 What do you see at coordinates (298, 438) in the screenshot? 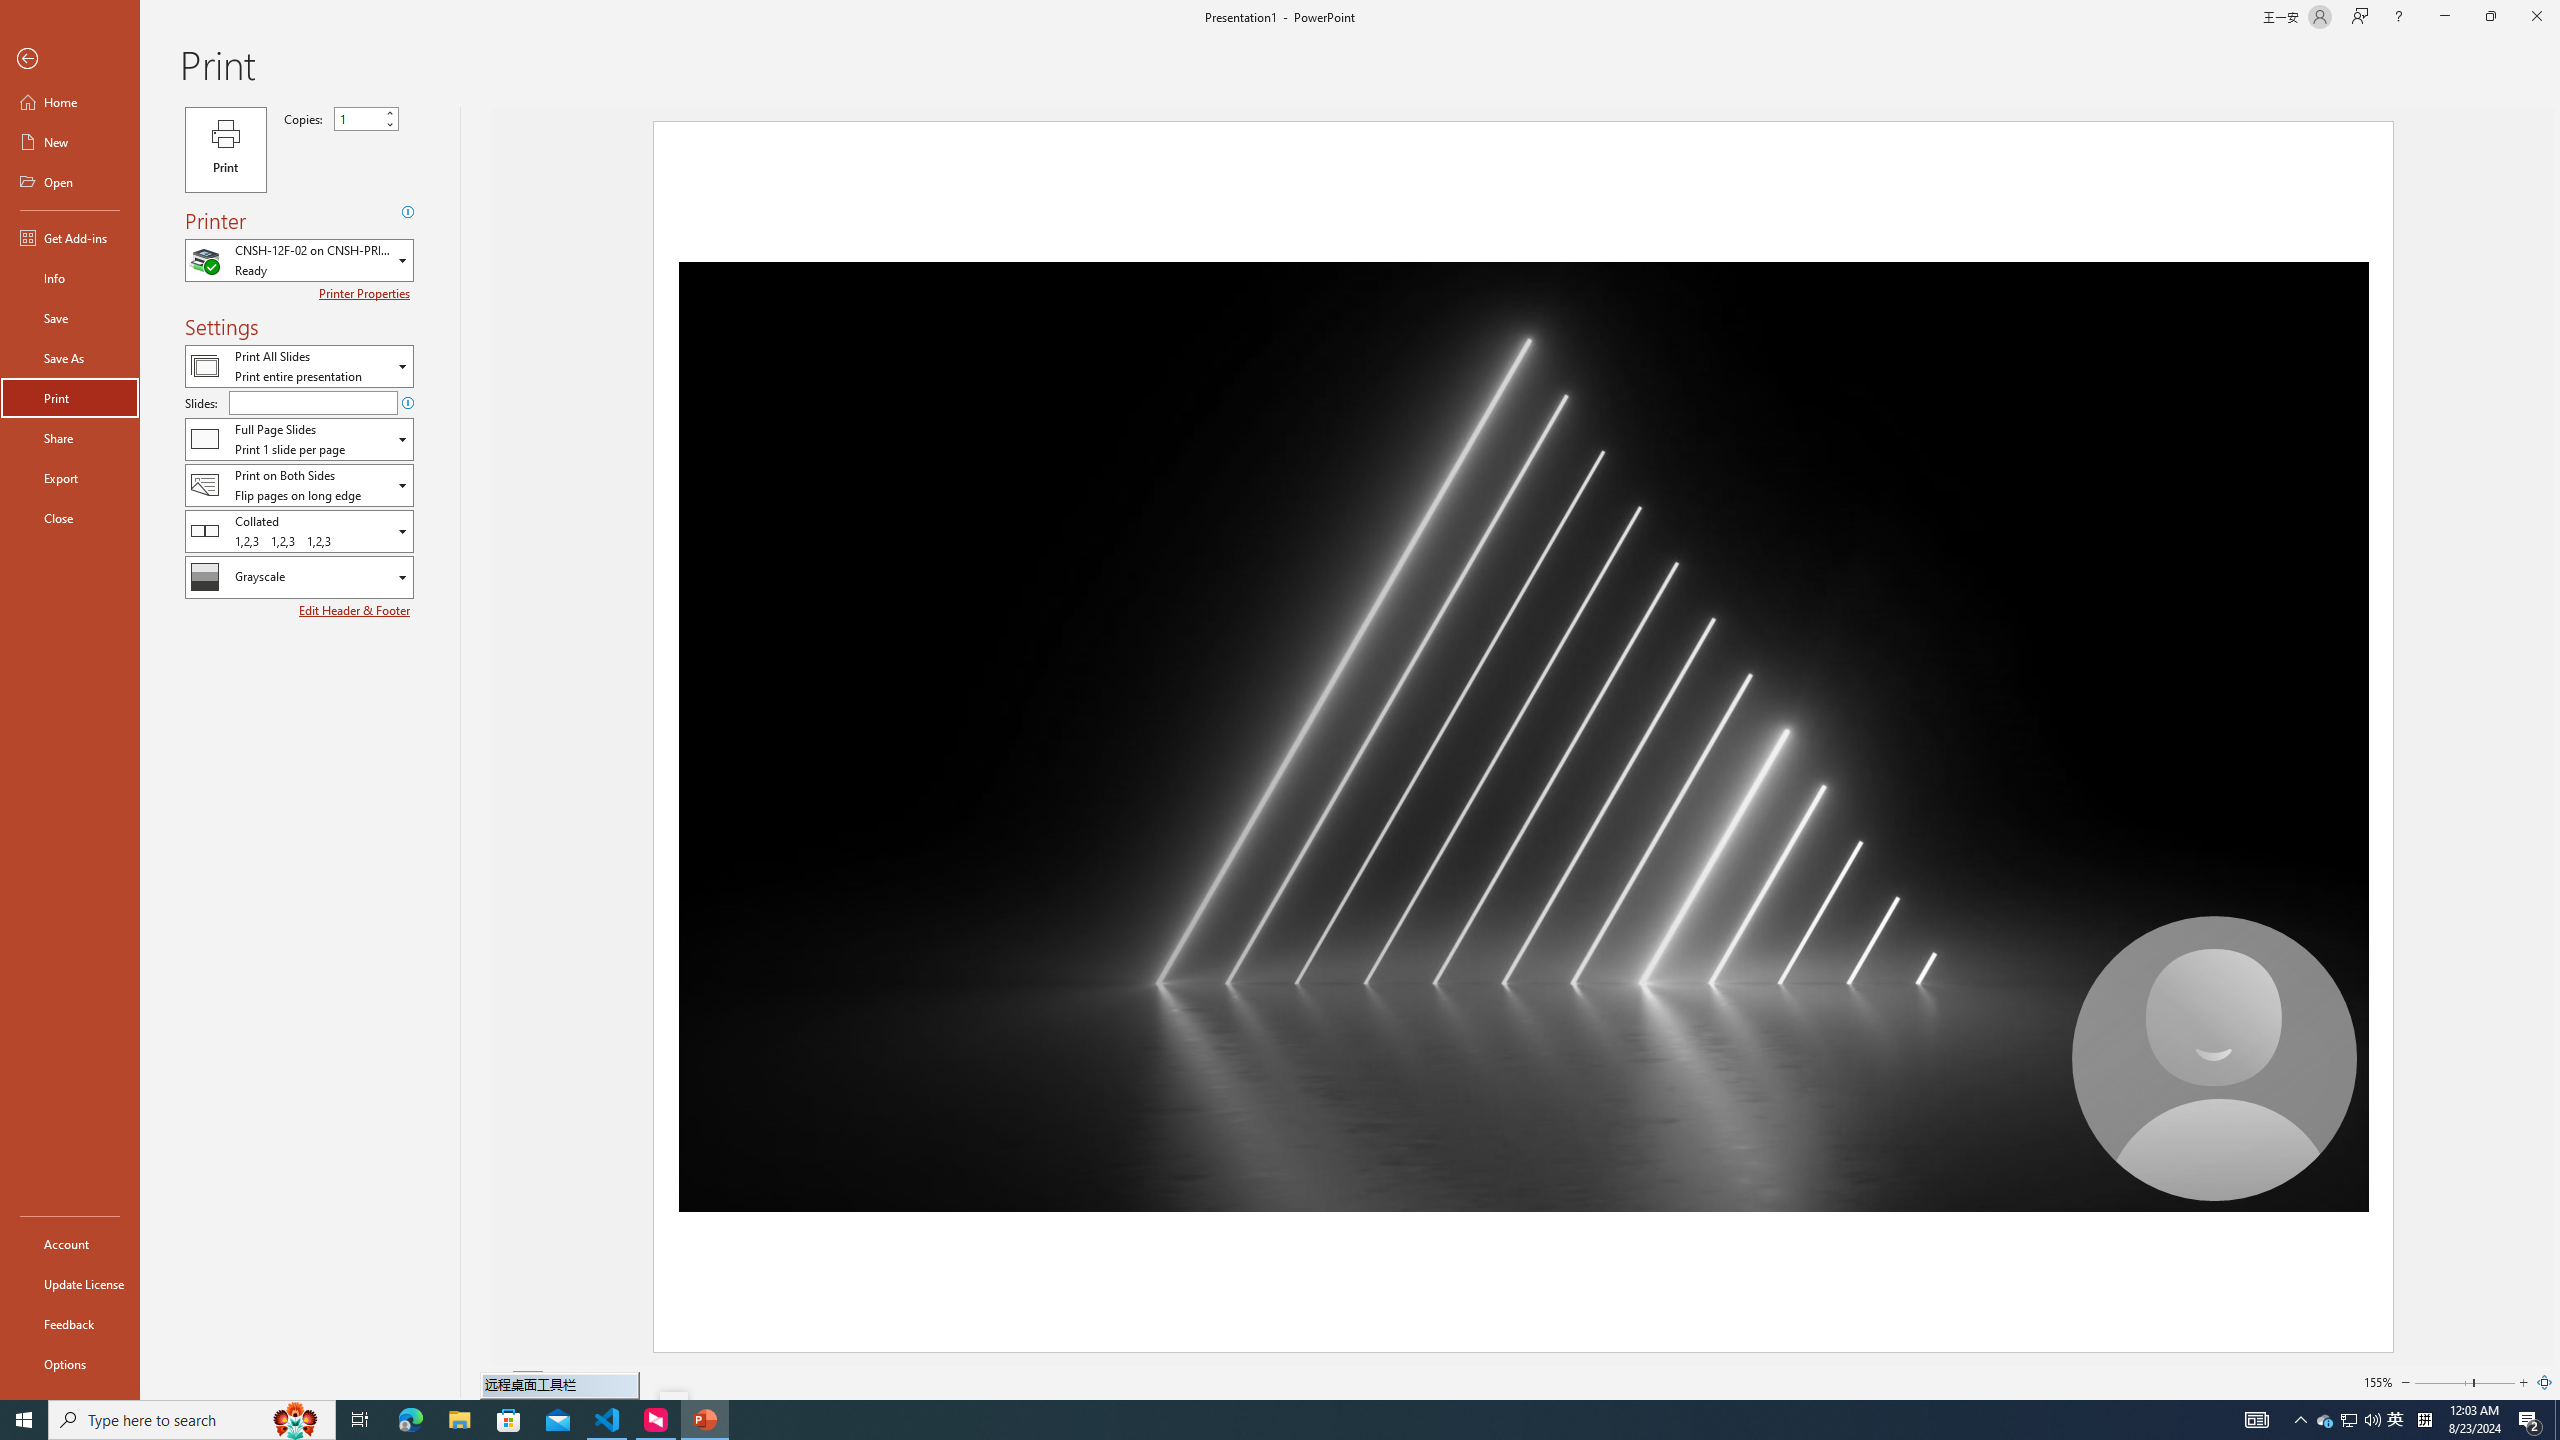
I see `'Slides and Handouts'` at bounding box center [298, 438].